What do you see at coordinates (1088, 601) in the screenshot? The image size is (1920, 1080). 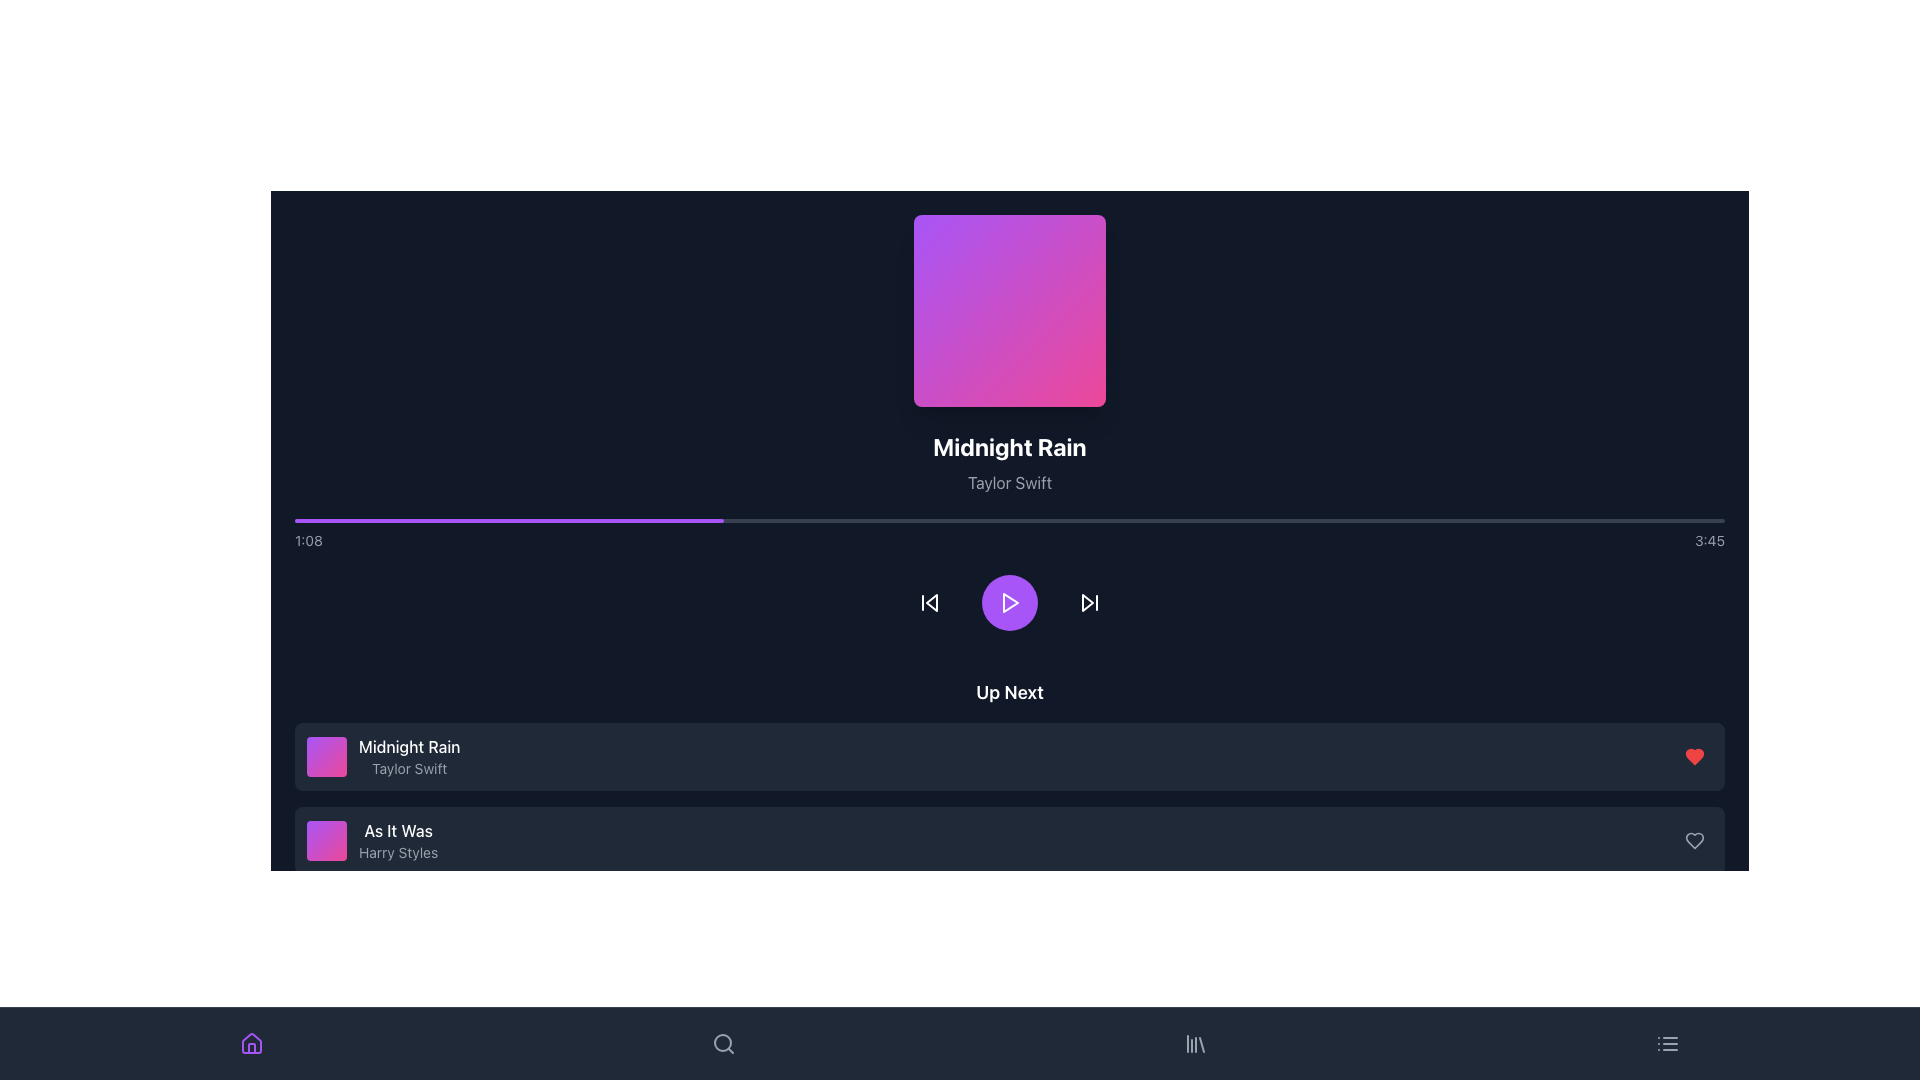 I see `the 'skip forward' button, which is the third button in the bottom center row` at bounding box center [1088, 601].